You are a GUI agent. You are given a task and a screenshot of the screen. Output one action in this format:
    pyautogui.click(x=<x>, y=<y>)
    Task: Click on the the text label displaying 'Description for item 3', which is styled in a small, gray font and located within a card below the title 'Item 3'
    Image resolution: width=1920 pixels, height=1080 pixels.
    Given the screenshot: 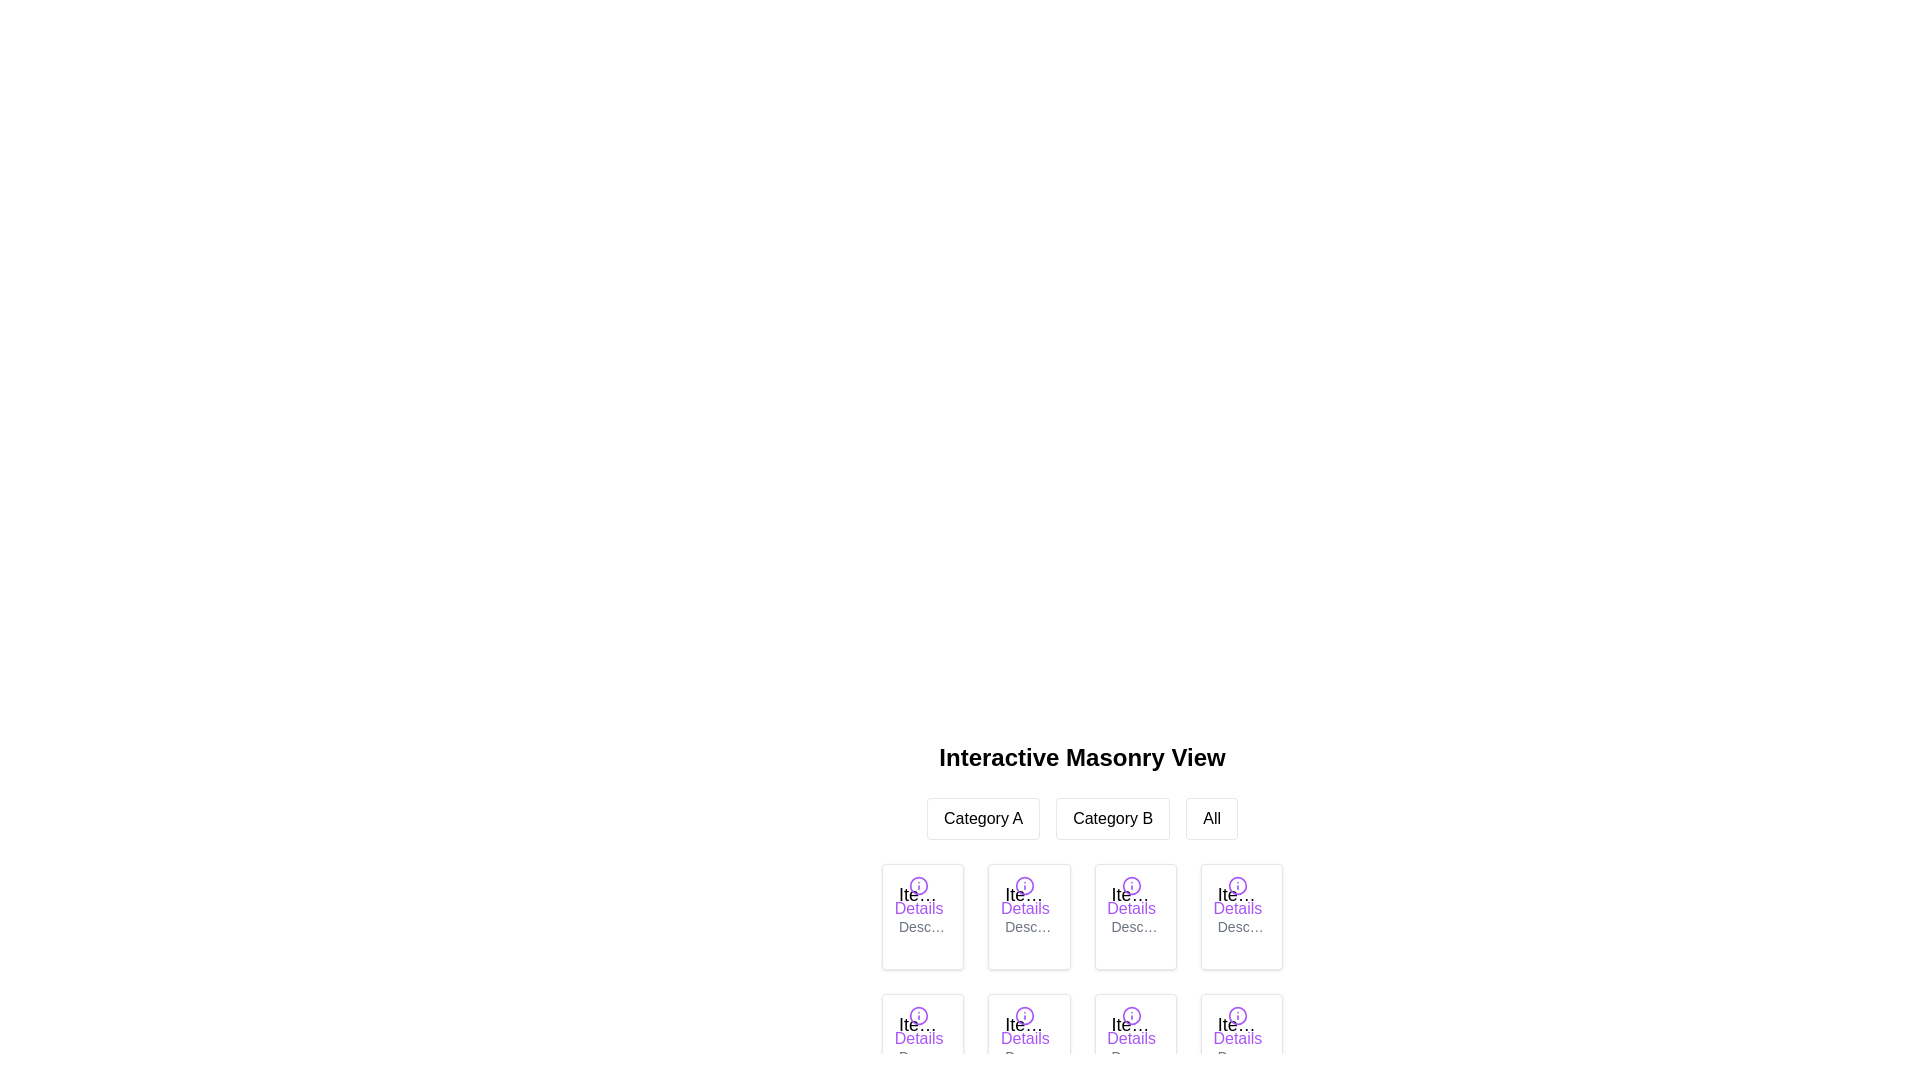 What is the action you would take?
    pyautogui.click(x=1135, y=926)
    